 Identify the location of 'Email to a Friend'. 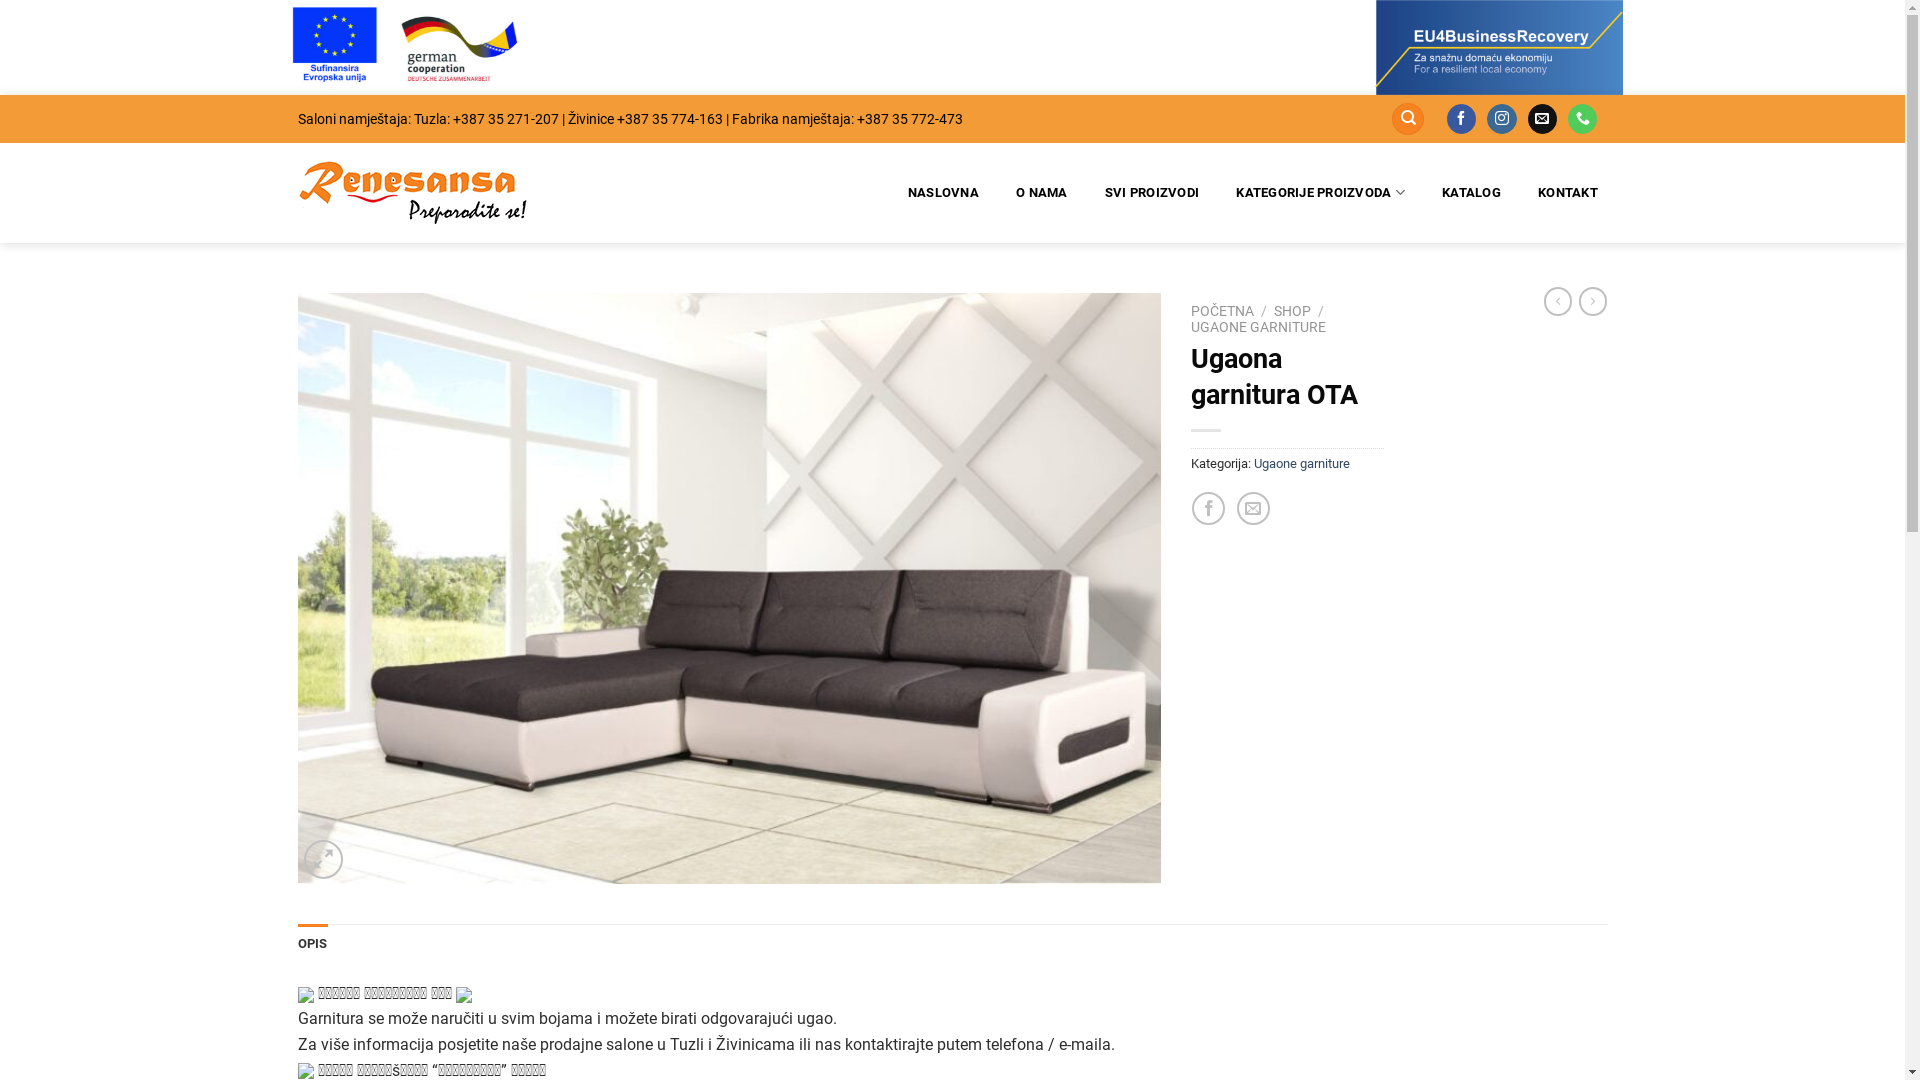
(1252, 507).